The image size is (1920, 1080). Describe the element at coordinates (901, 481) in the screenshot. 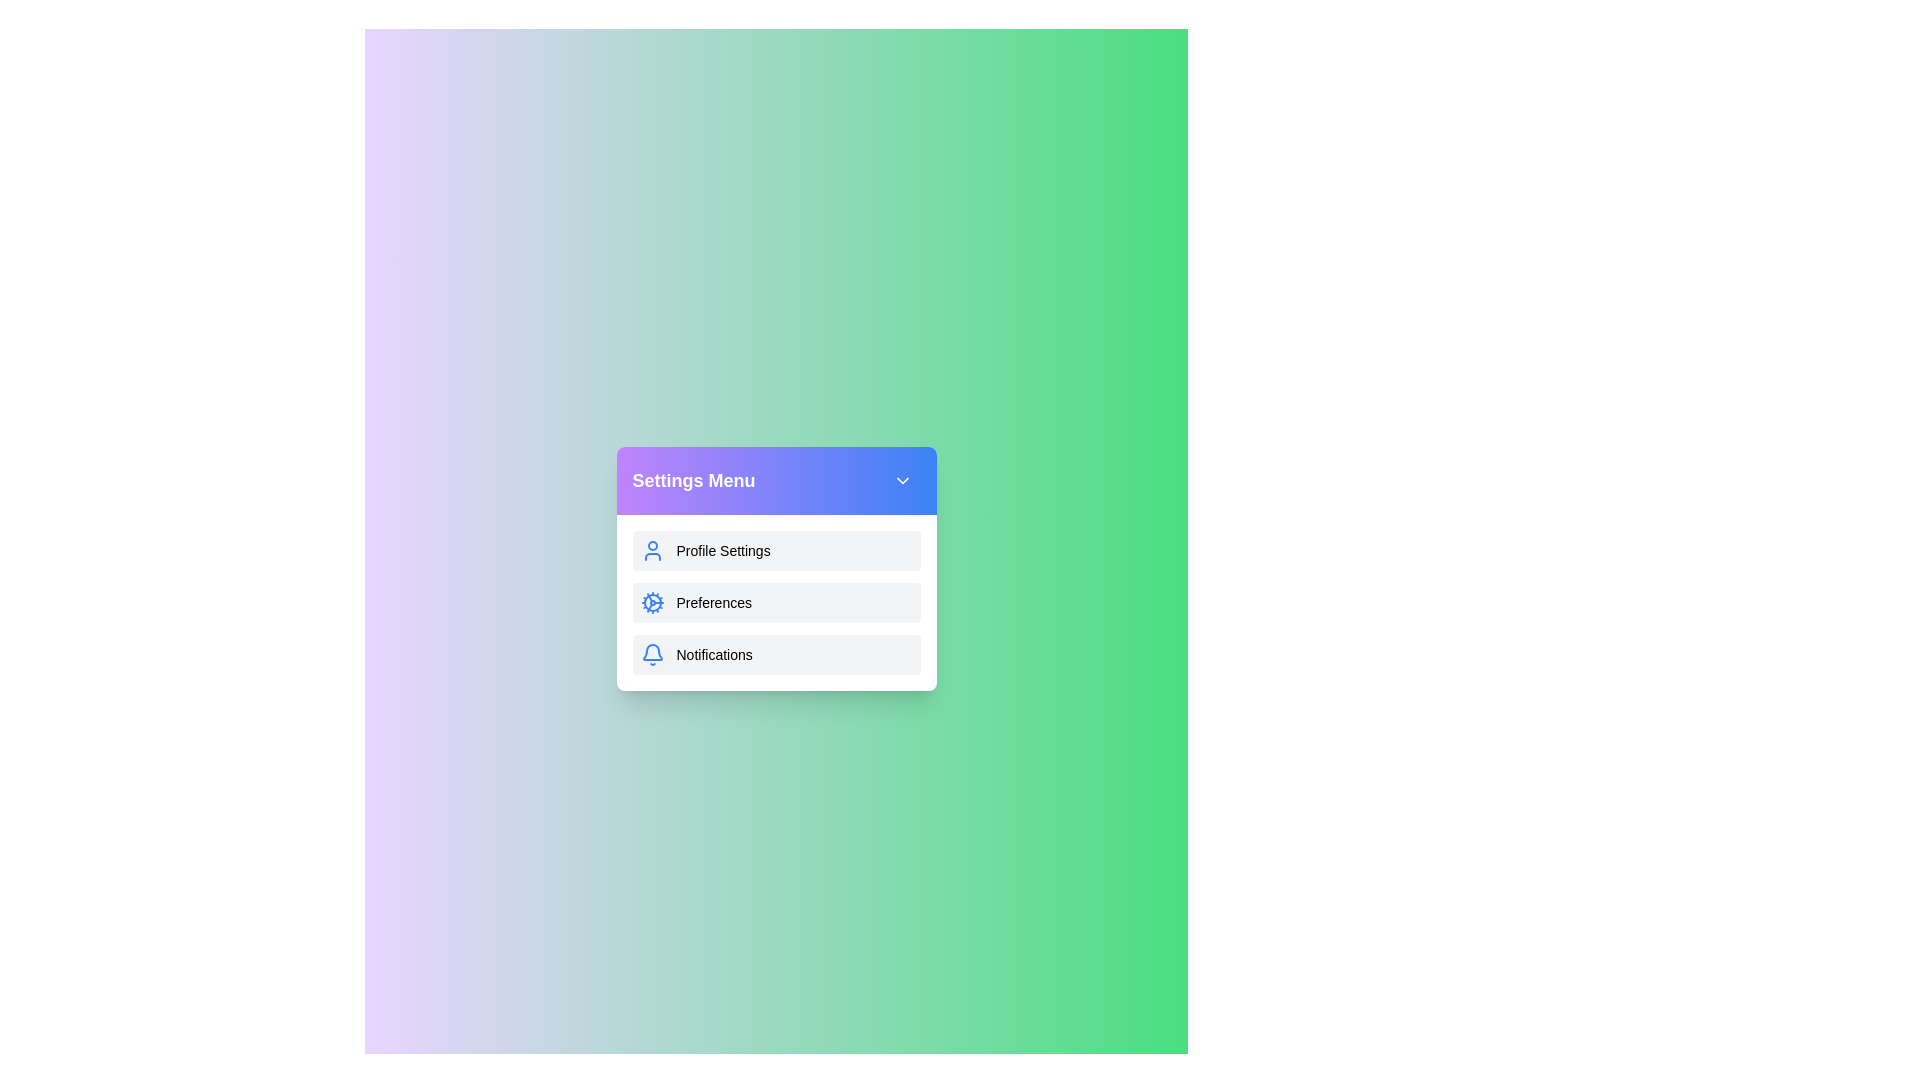

I see `the dropdown button to toggle the menu visibility` at that location.